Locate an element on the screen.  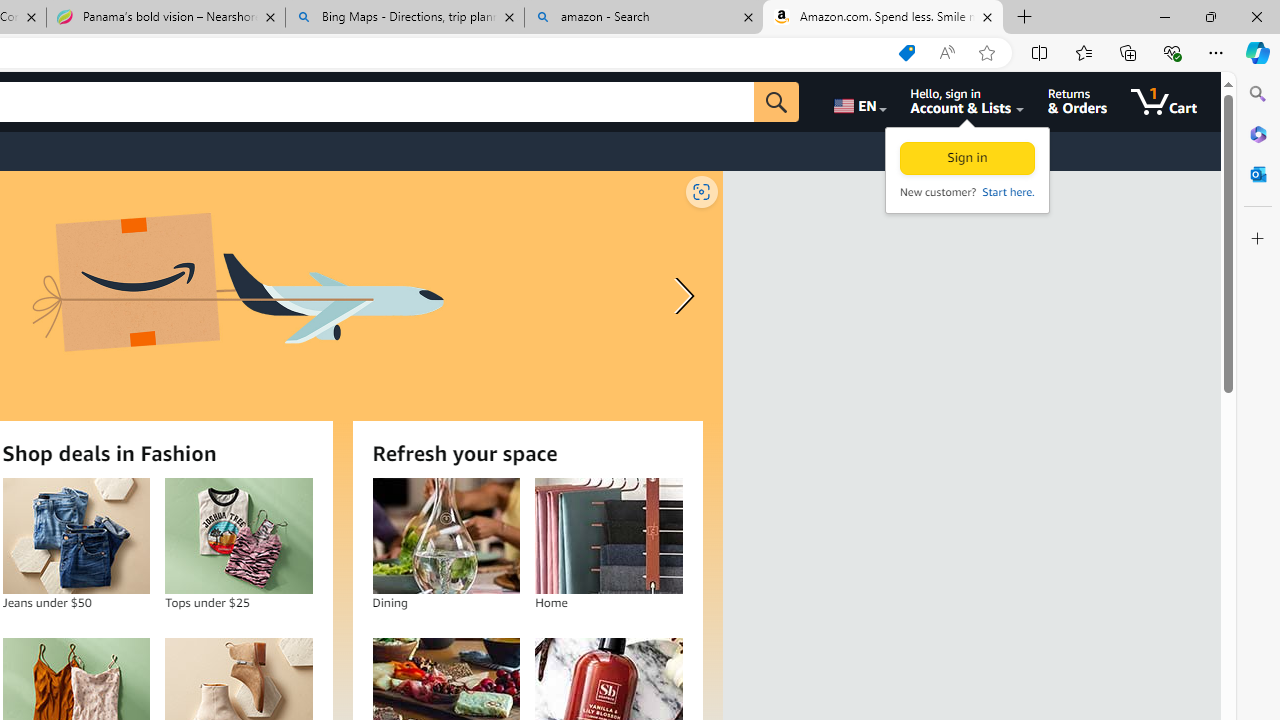
'Tops under $25' is located at coordinates (239, 535).